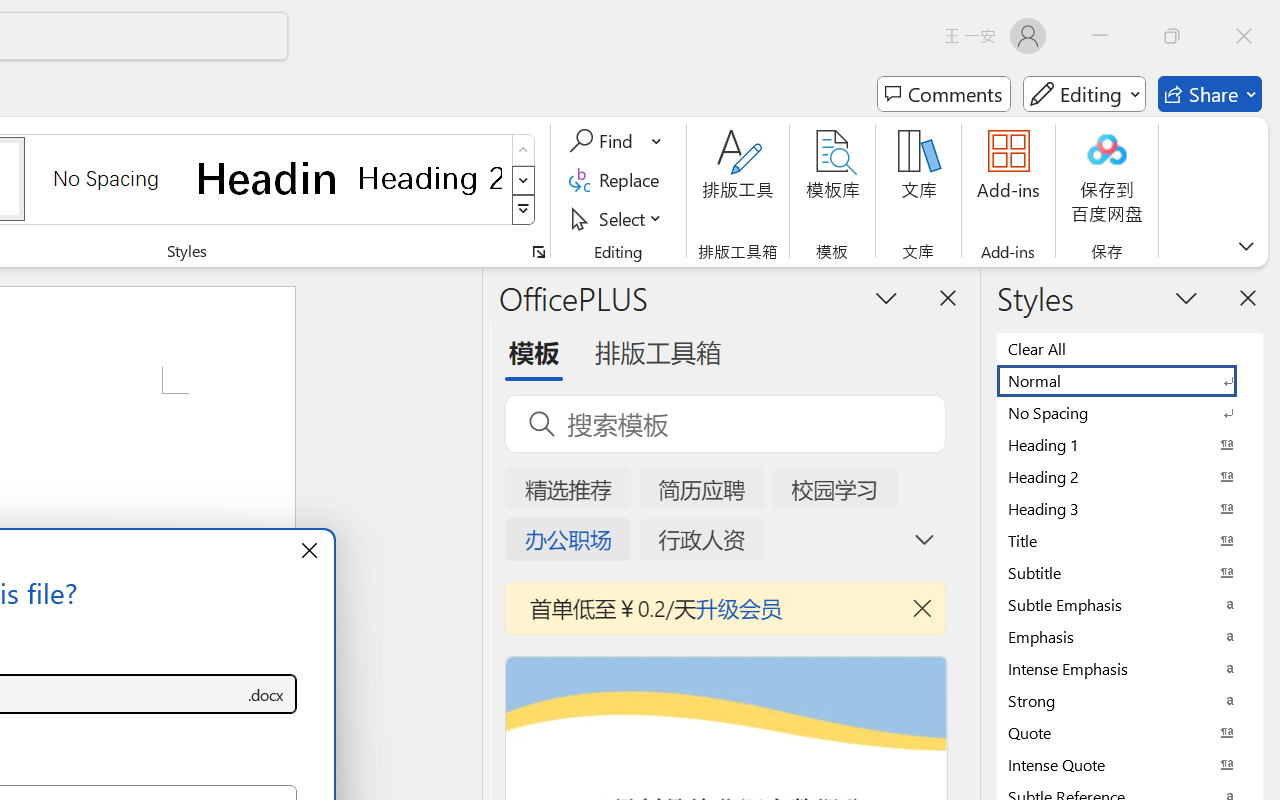 The width and height of the screenshot is (1280, 800). What do you see at coordinates (943, 94) in the screenshot?
I see `'Comments'` at bounding box center [943, 94].